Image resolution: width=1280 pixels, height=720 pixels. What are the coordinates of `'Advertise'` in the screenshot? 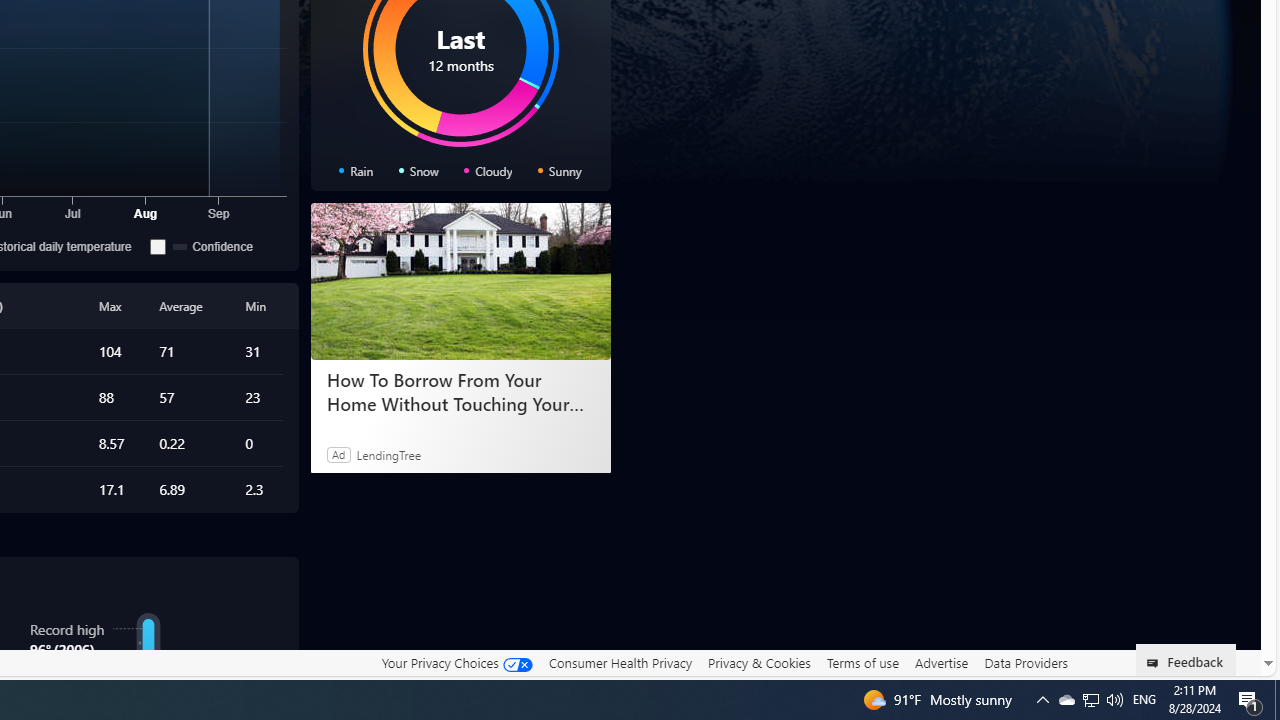 It's located at (940, 662).